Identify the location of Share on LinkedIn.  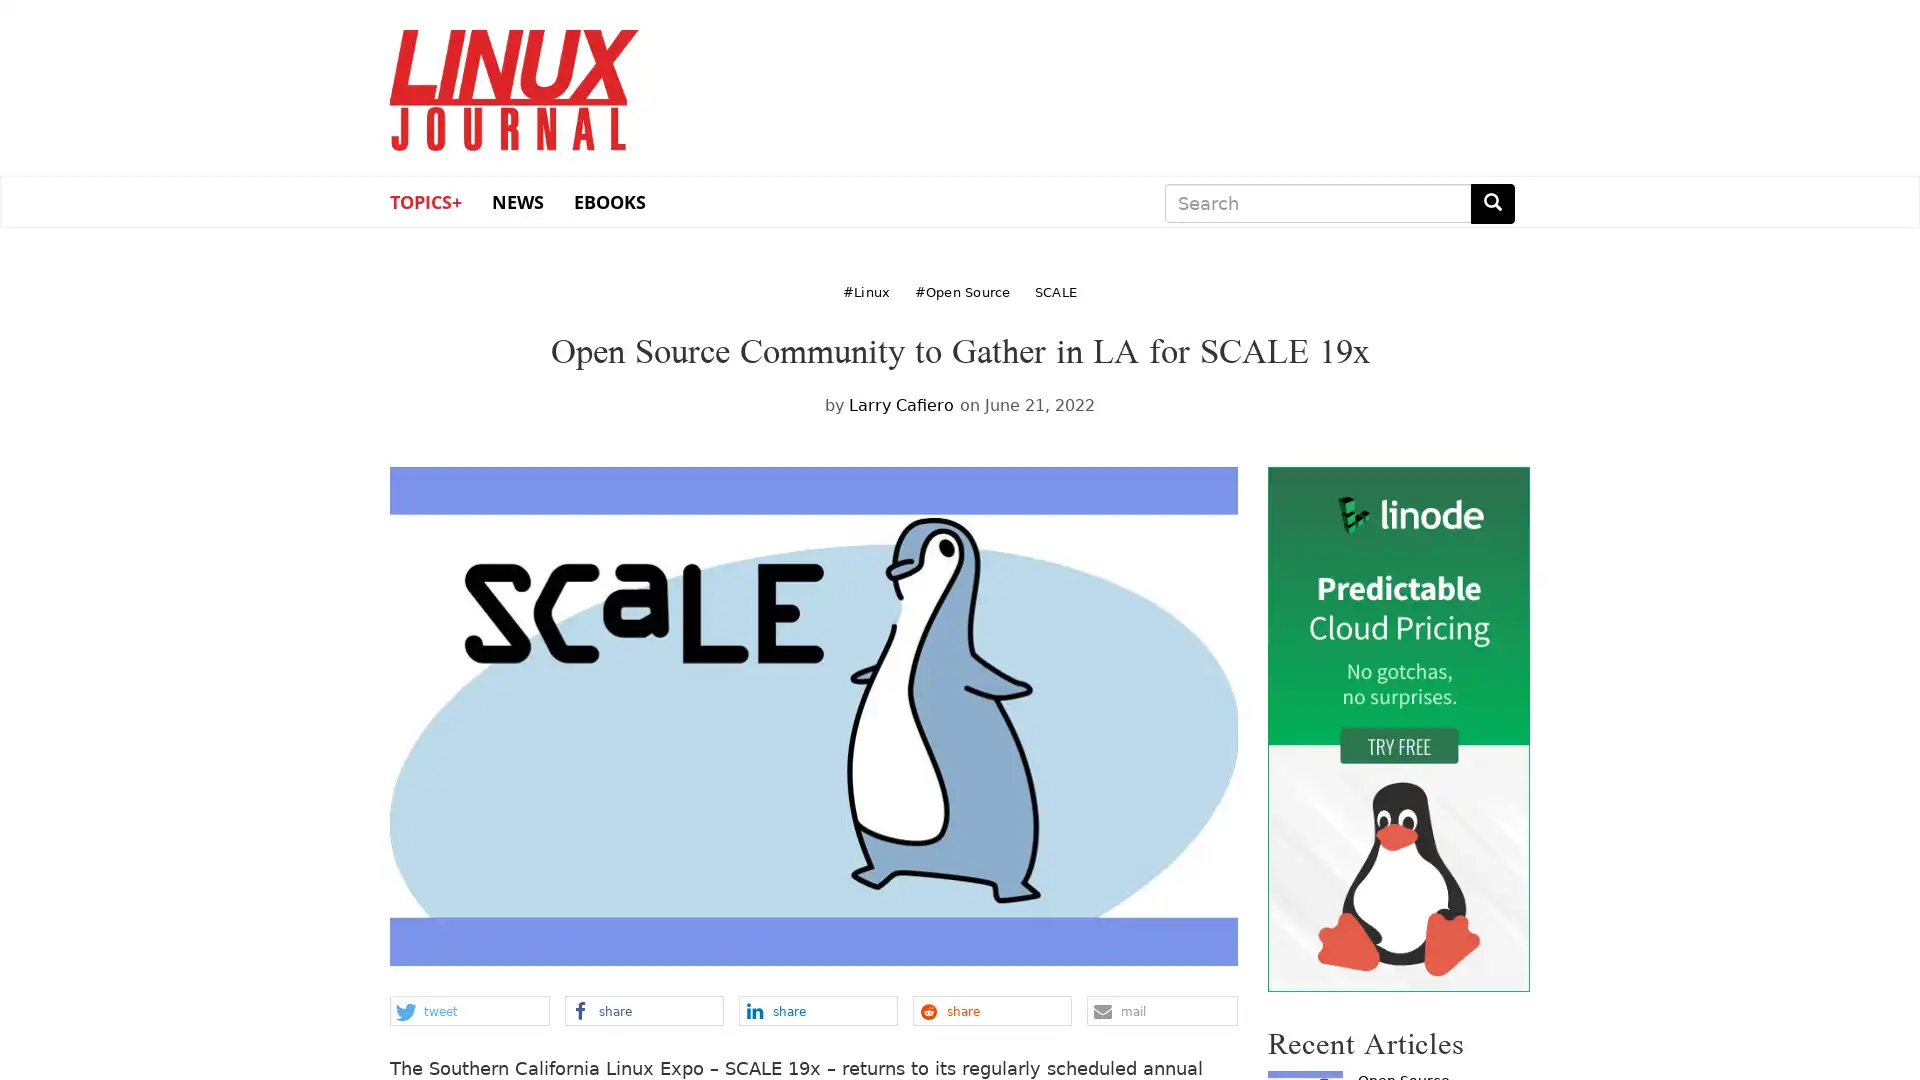
(817, 1010).